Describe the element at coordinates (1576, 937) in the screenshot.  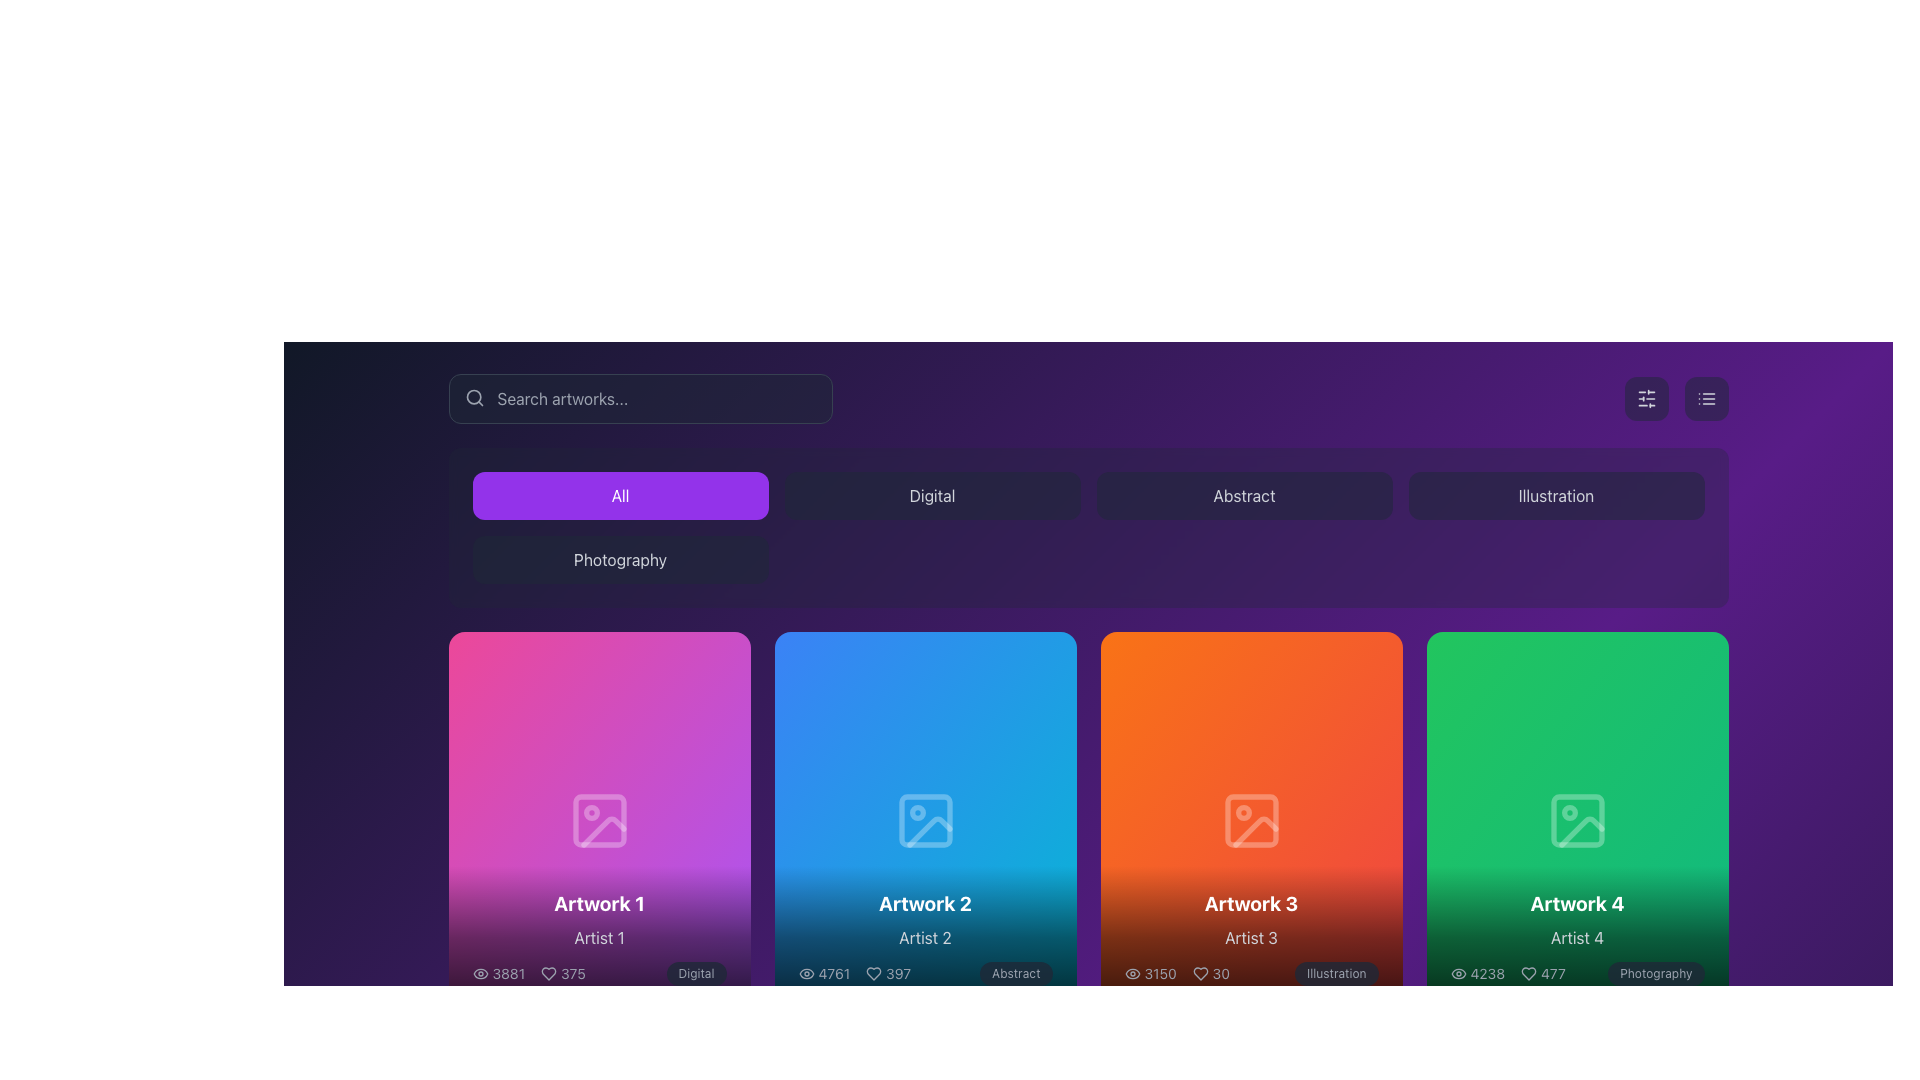
I see `the Informative panel displaying 'Artwork 4' with associated icons and text at the bottom of the card` at that location.